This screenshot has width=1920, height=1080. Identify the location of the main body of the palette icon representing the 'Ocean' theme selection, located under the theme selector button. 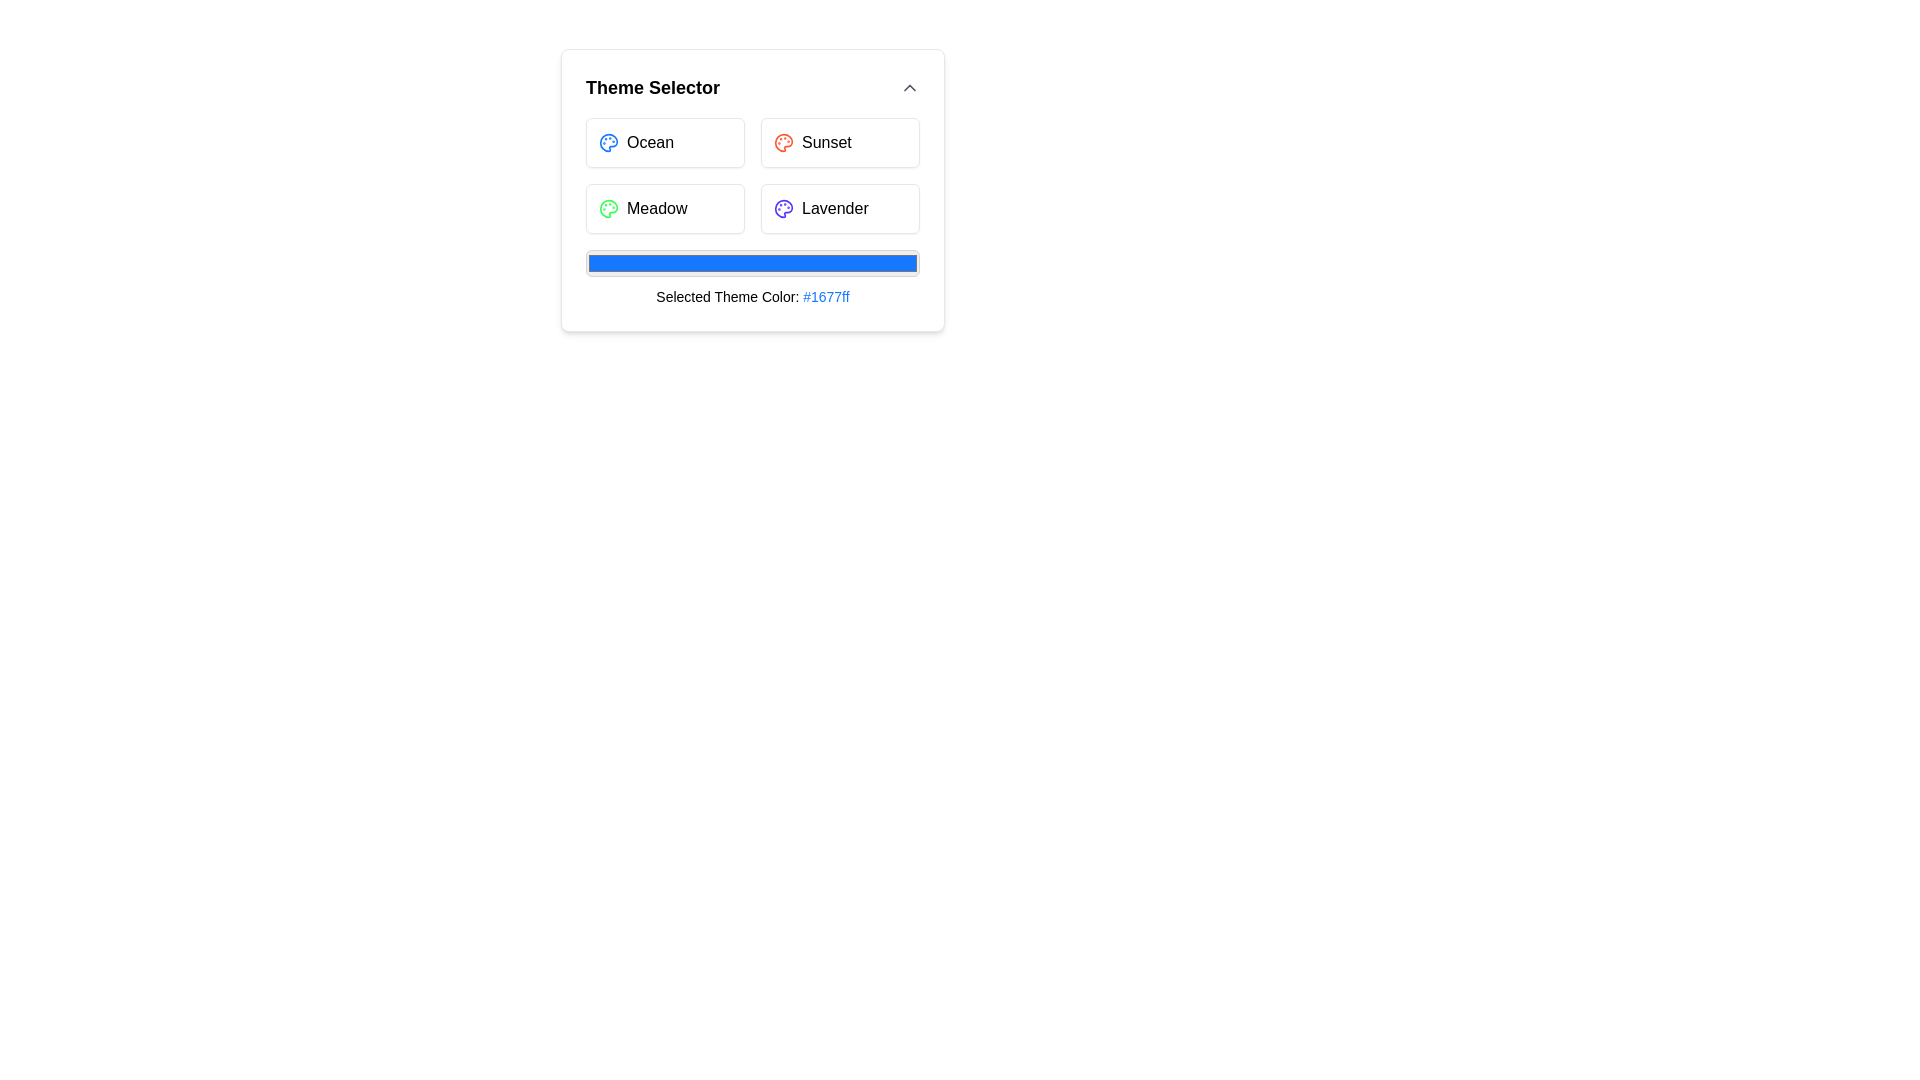
(608, 141).